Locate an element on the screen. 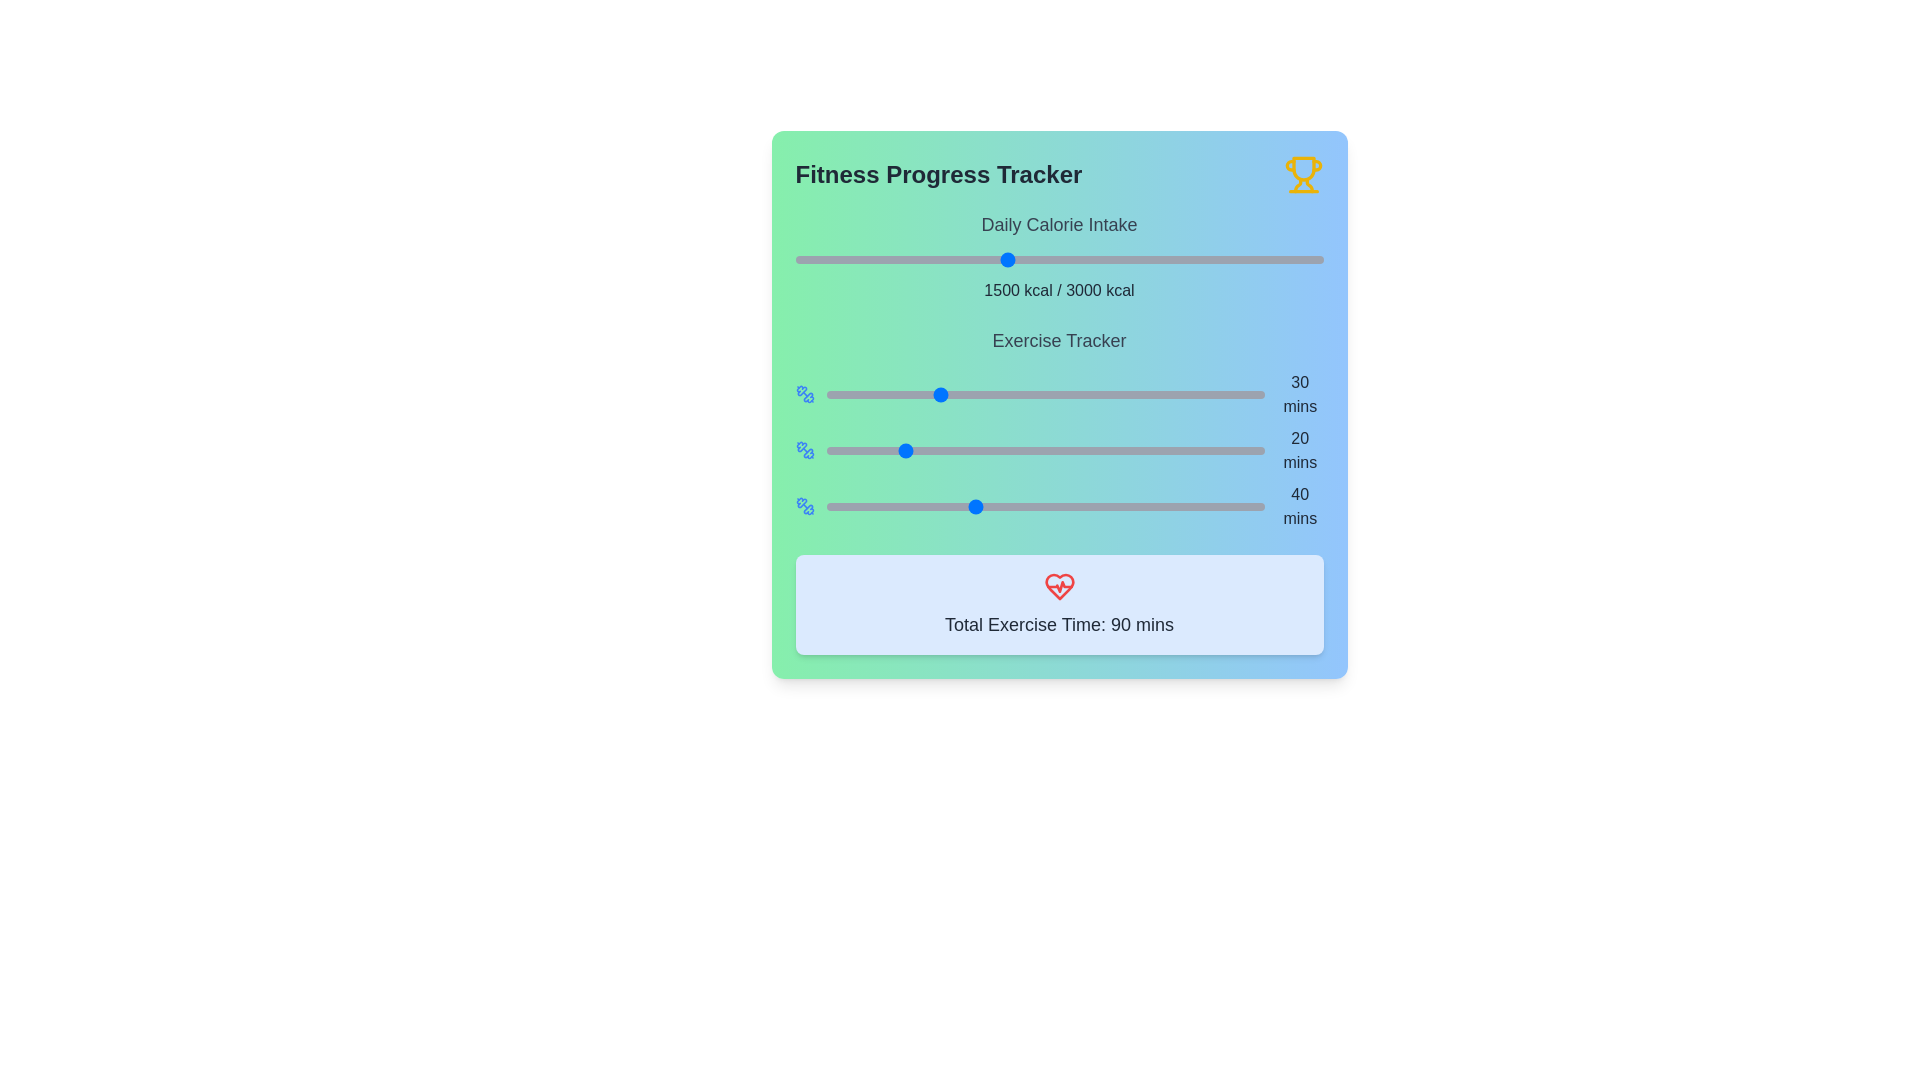  the slider value is located at coordinates (1137, 394).